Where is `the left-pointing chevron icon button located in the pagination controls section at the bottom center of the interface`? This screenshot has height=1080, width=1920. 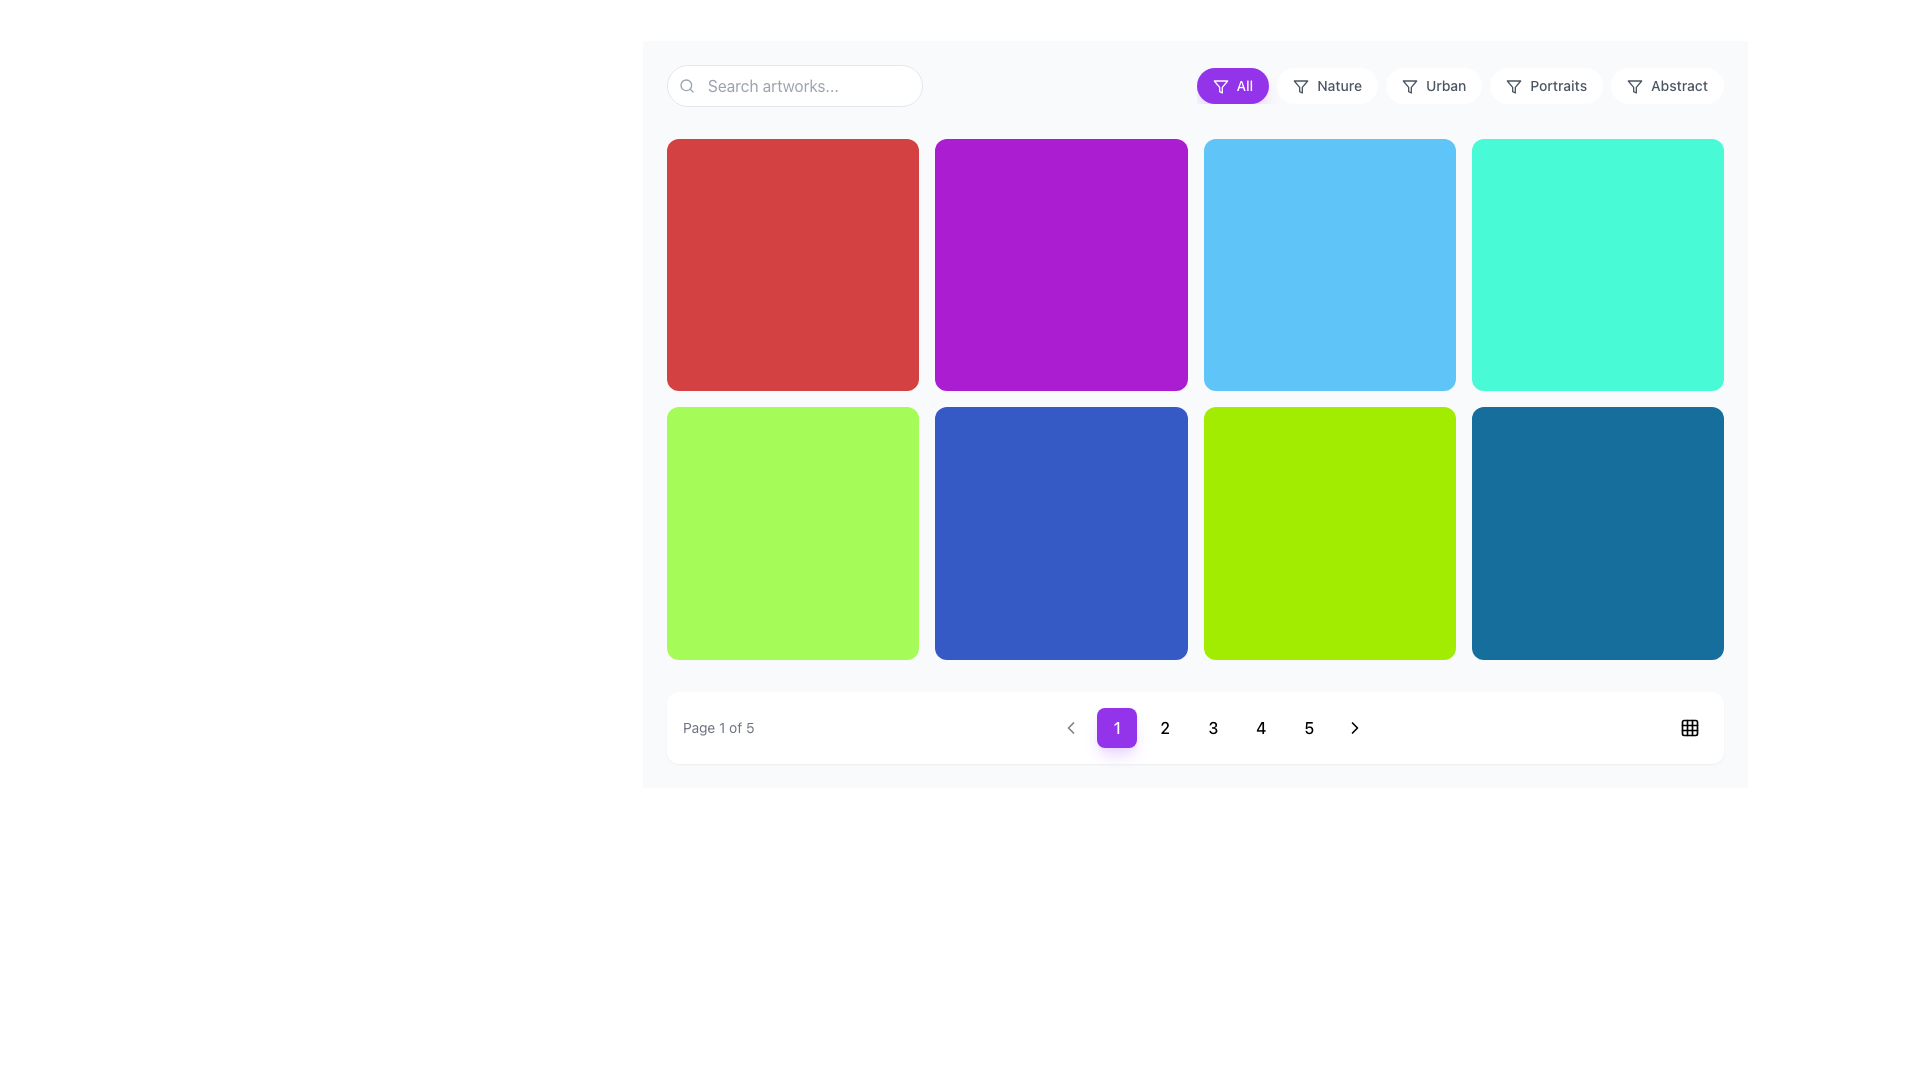 the left-pointing chevron icon button located in the pagination controls section at the bottom center of the interface is located at coordinates (1070, 727).